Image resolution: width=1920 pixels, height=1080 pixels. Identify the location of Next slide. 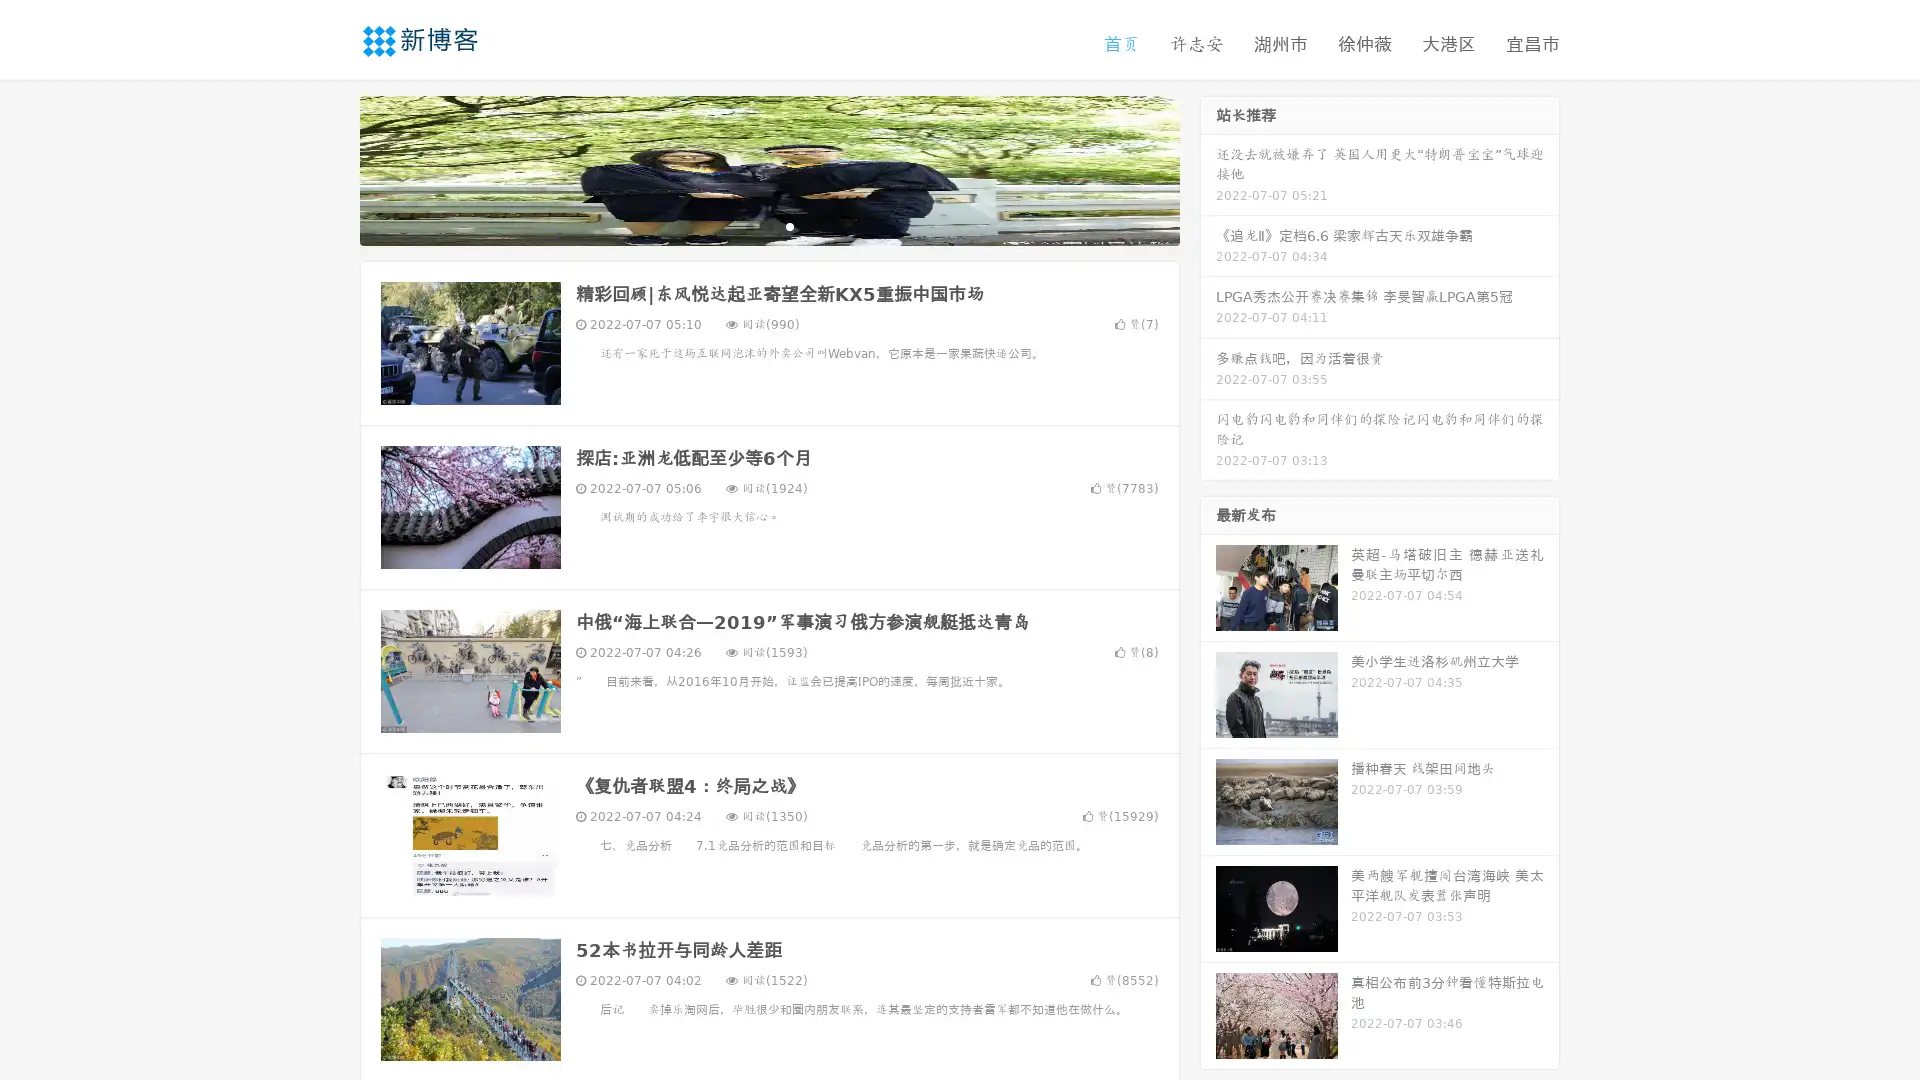
(1208, 168).